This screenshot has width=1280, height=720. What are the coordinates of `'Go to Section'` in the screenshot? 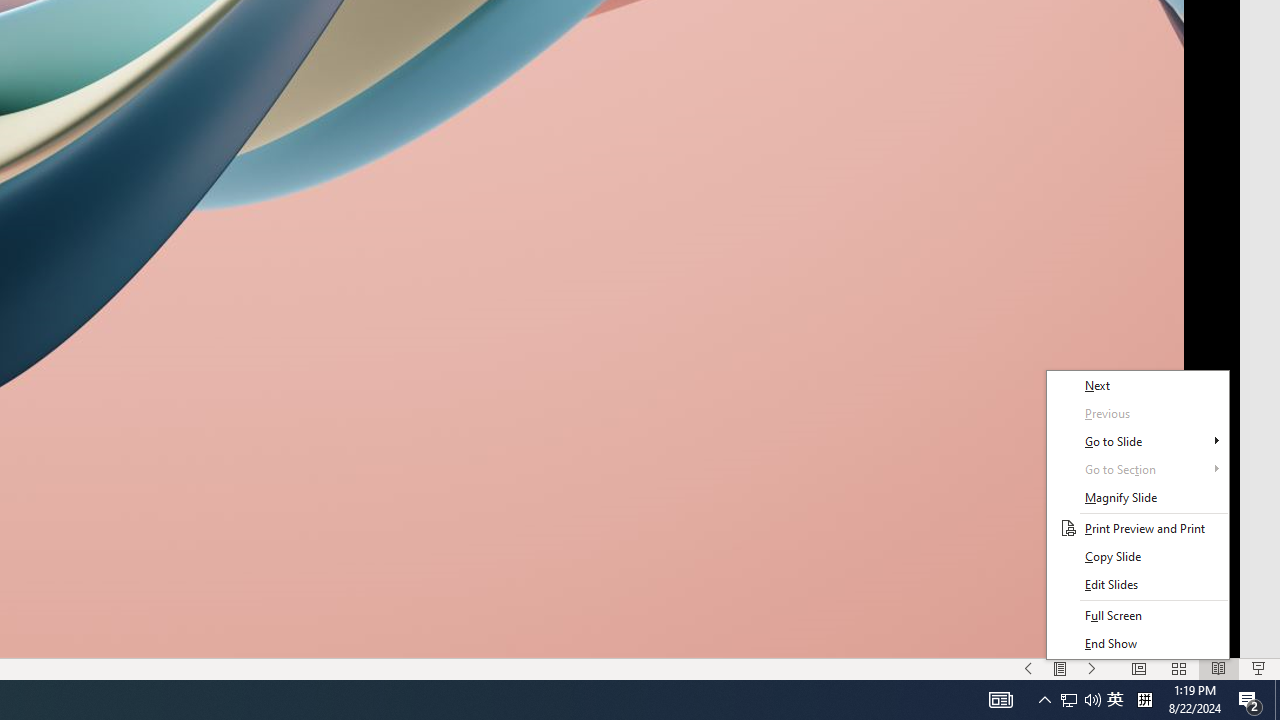 It's located at (1137, 469).